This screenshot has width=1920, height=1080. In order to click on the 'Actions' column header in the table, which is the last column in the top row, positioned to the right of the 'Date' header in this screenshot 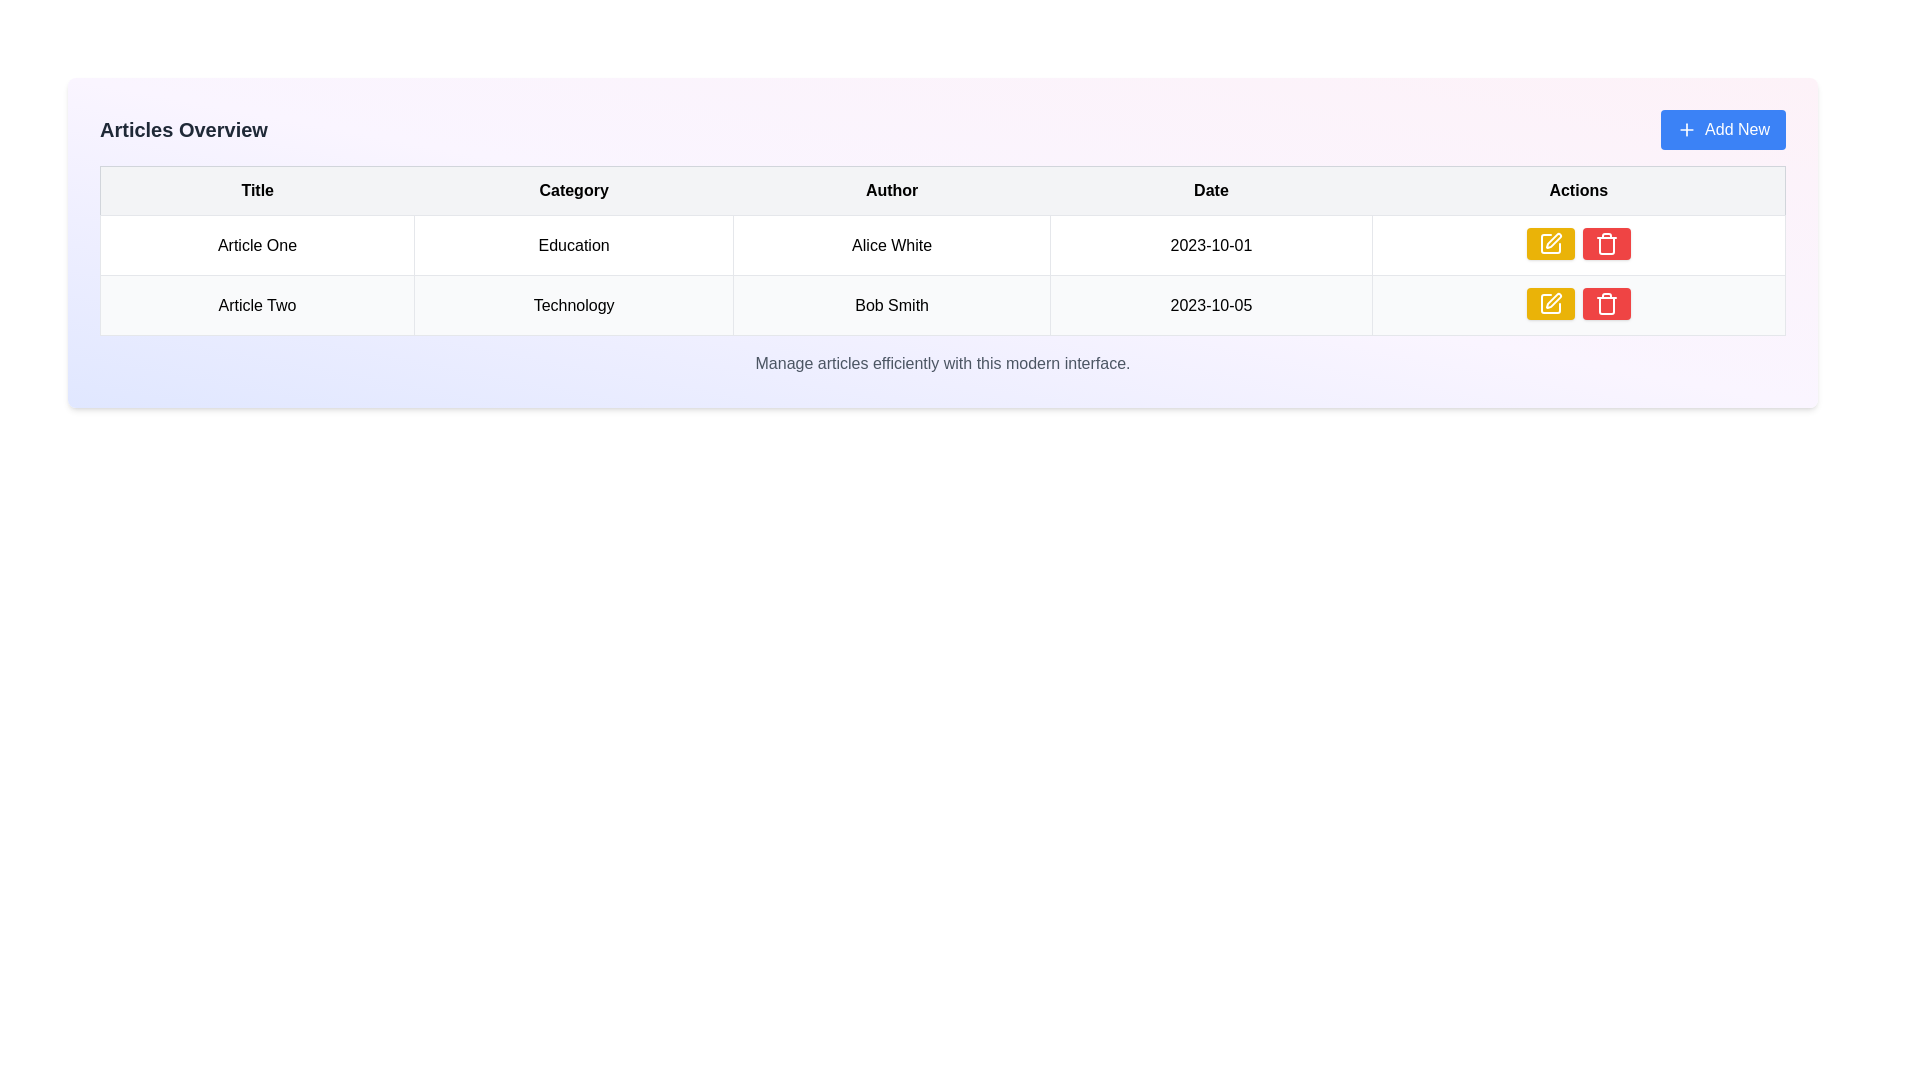, I will do `click(1578, 191)`.